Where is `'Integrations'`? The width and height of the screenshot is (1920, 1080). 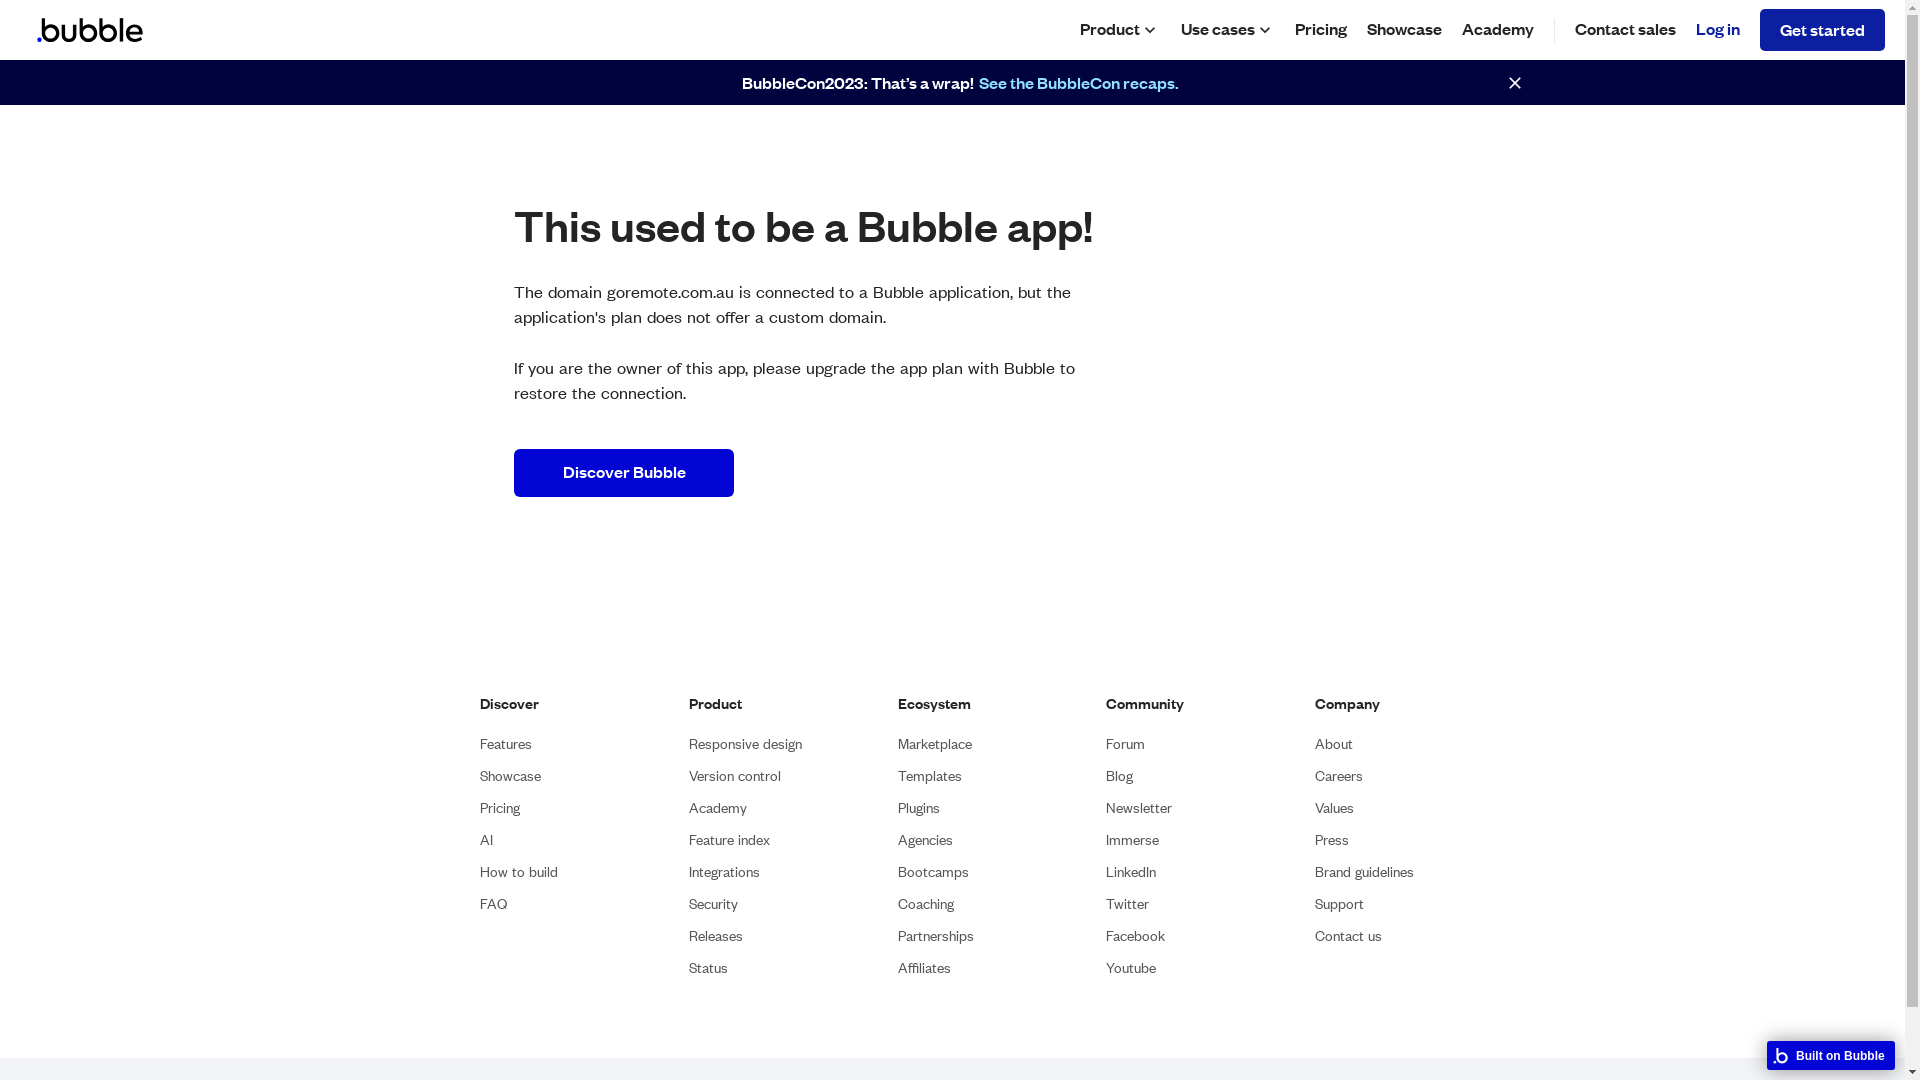 'Integrations' is located at coordinates (689, 870).